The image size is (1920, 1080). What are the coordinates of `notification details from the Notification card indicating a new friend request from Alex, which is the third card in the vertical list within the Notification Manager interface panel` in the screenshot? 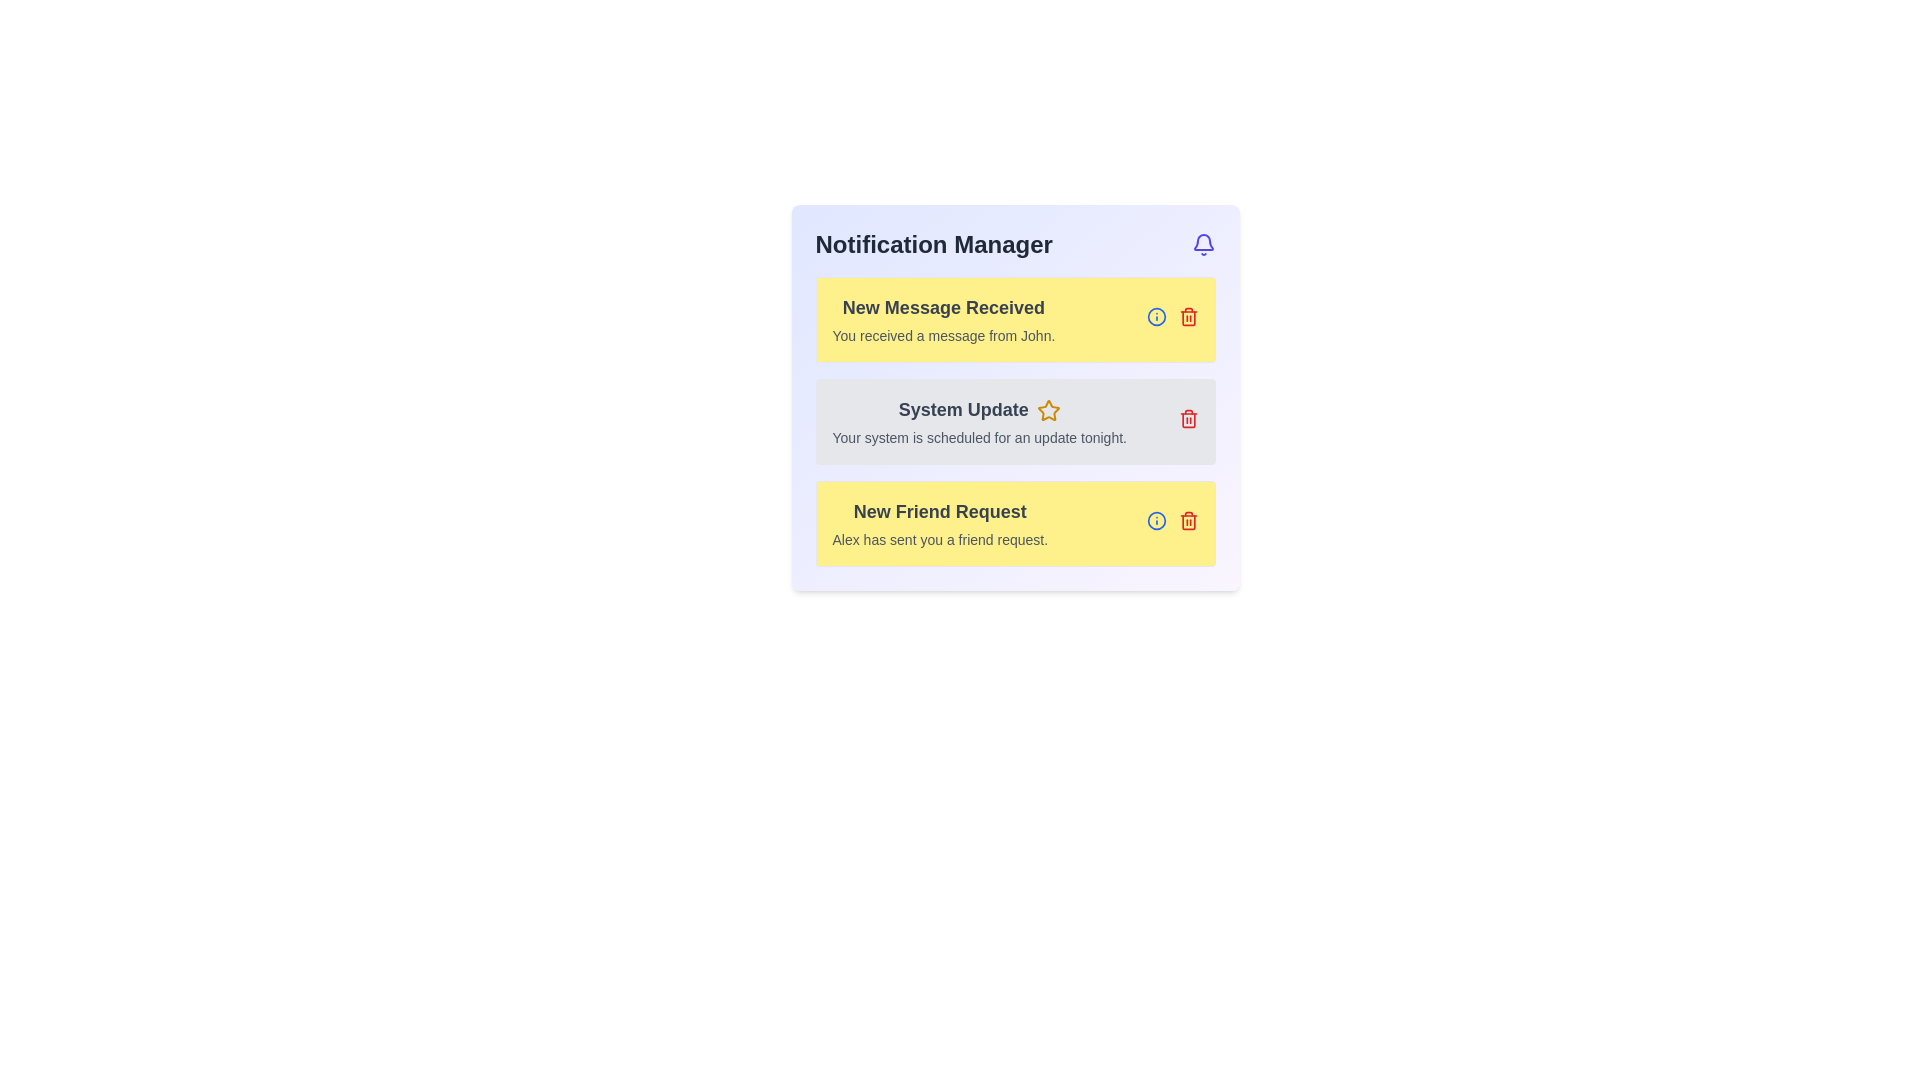 It's located at (939, 523).